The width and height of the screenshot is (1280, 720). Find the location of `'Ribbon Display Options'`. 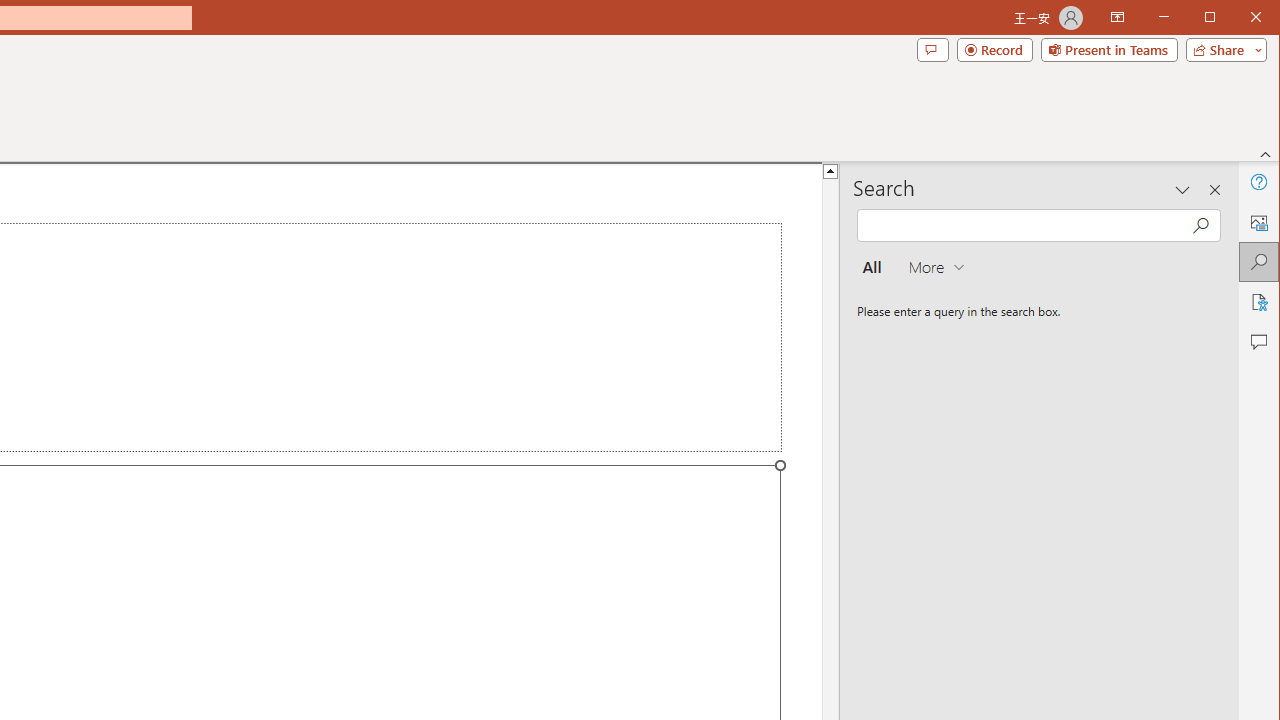

'Ribbon Display Options' is located at coordinates (1116, 18).